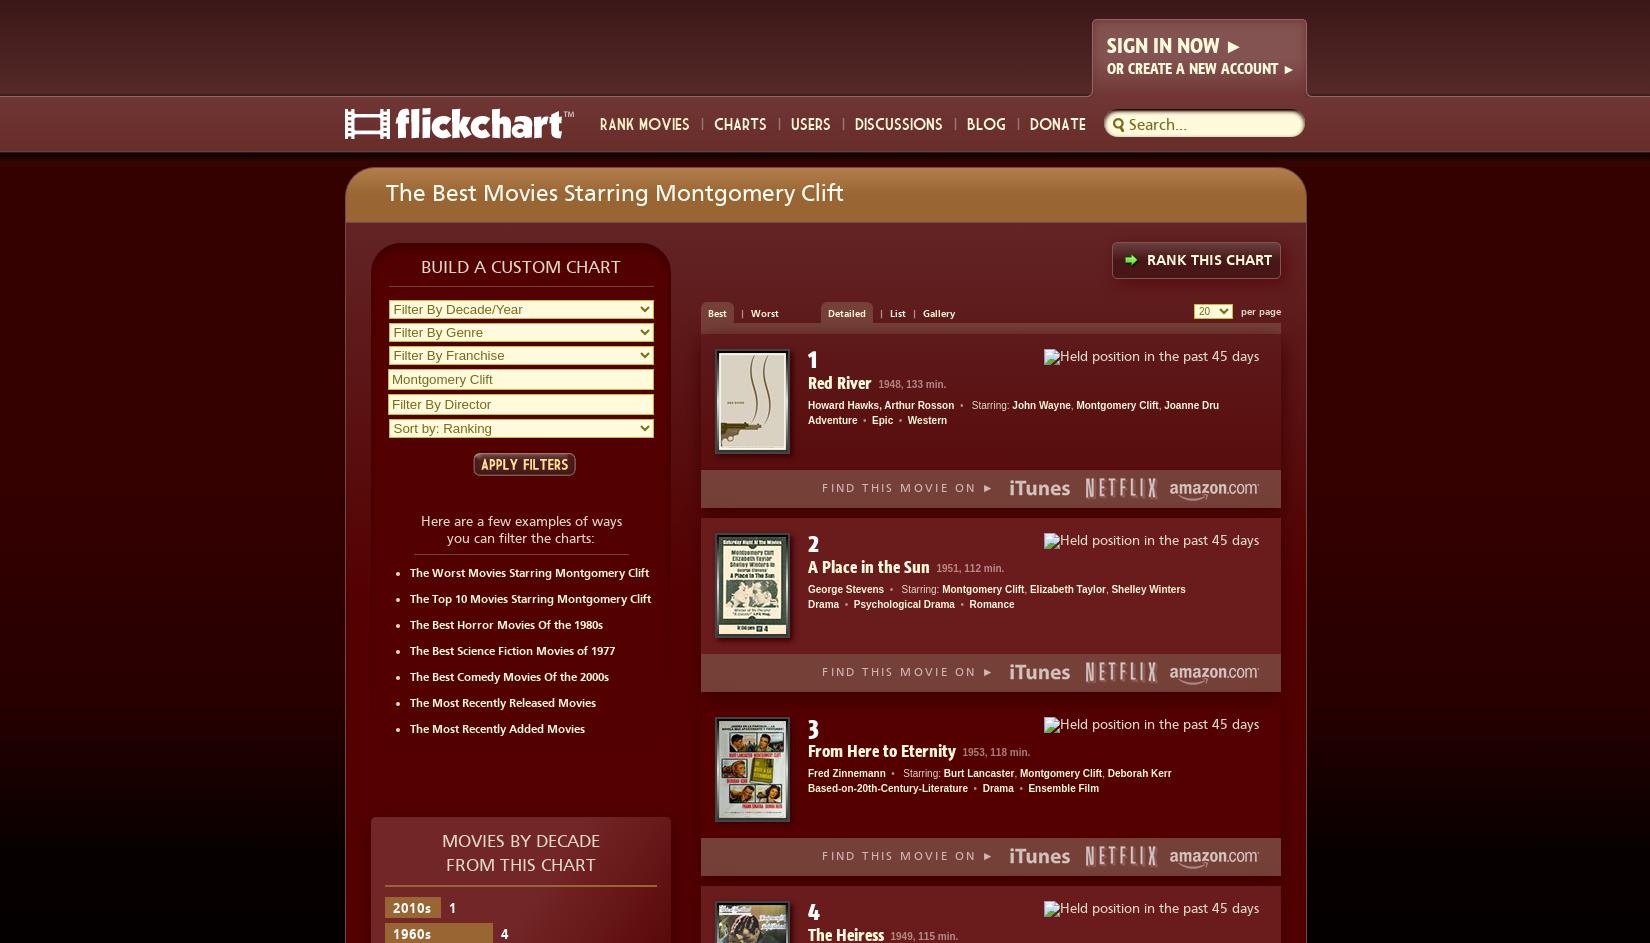  Describe the element at coordinates (707, 312) in the screenshot. I see `'Best'` at that location.